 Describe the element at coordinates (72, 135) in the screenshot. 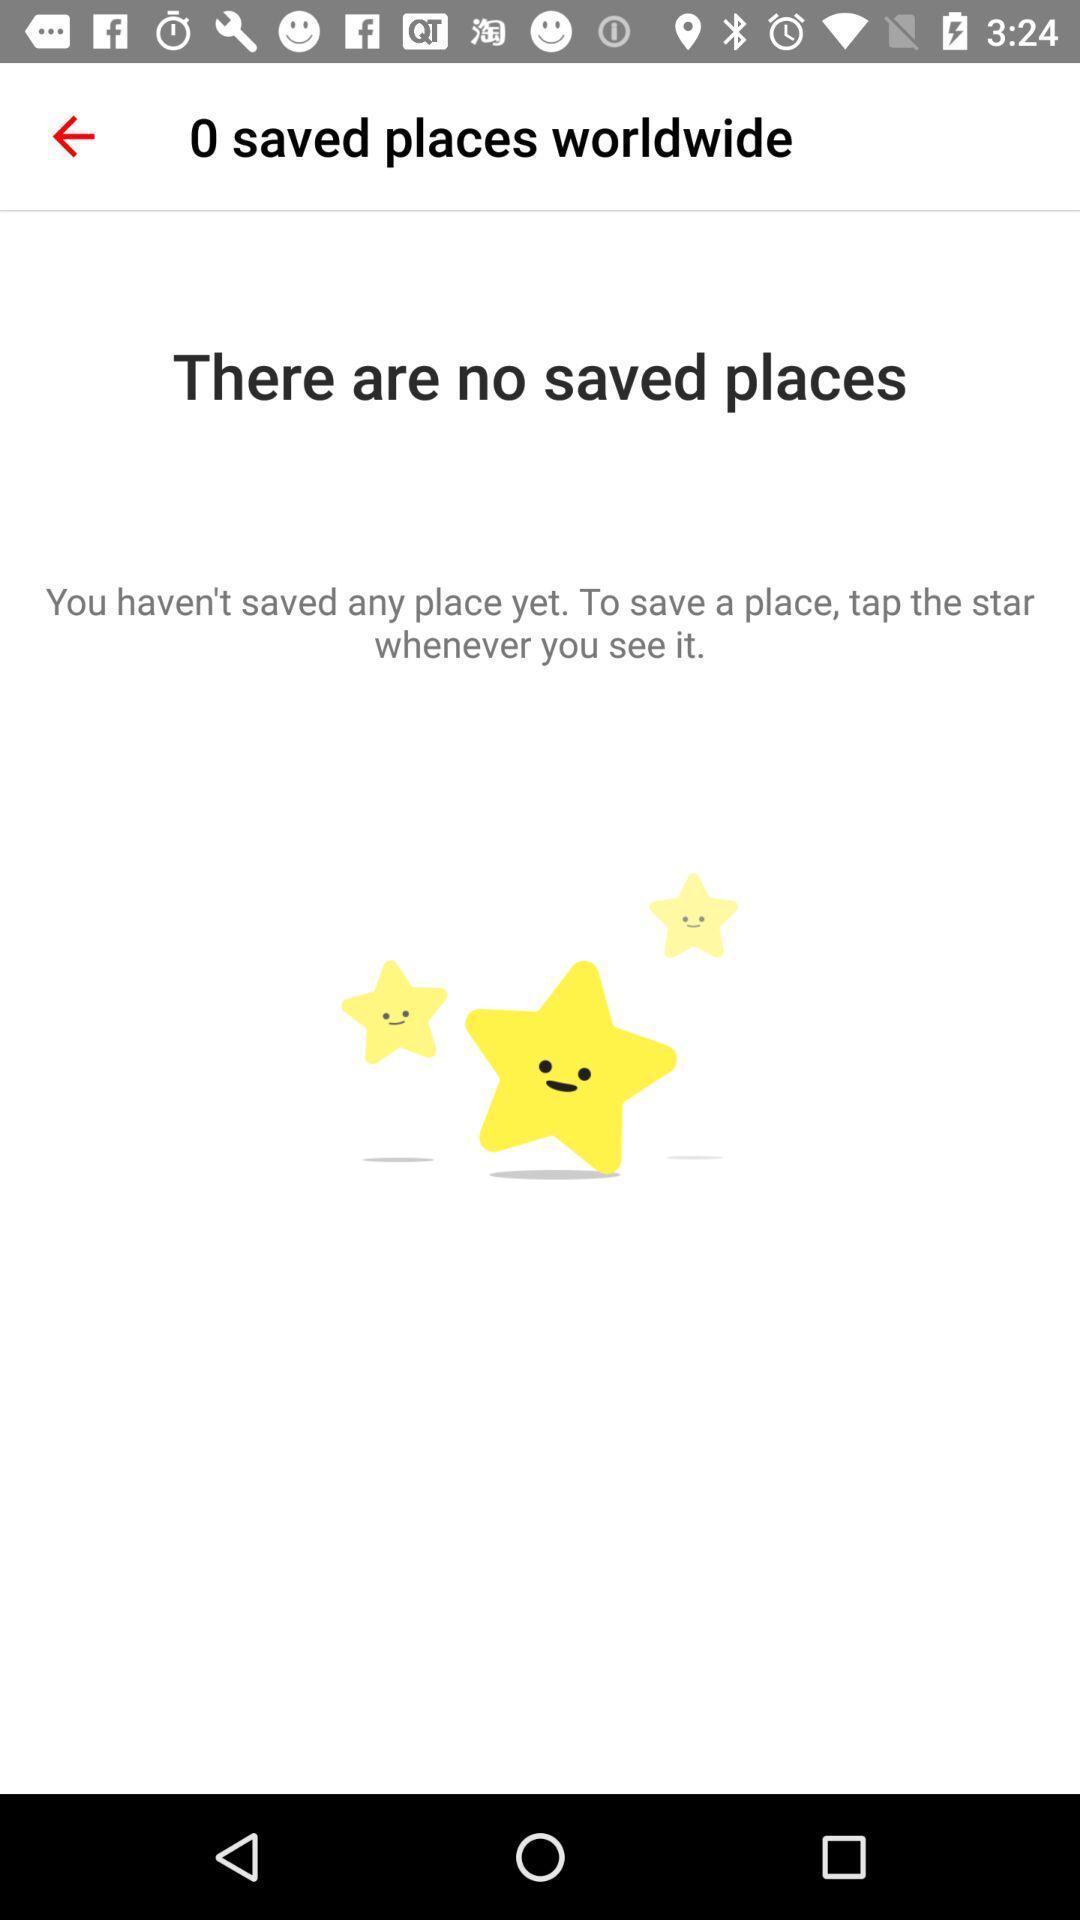

I see `icon to the left of the 0 saved places` at that location.